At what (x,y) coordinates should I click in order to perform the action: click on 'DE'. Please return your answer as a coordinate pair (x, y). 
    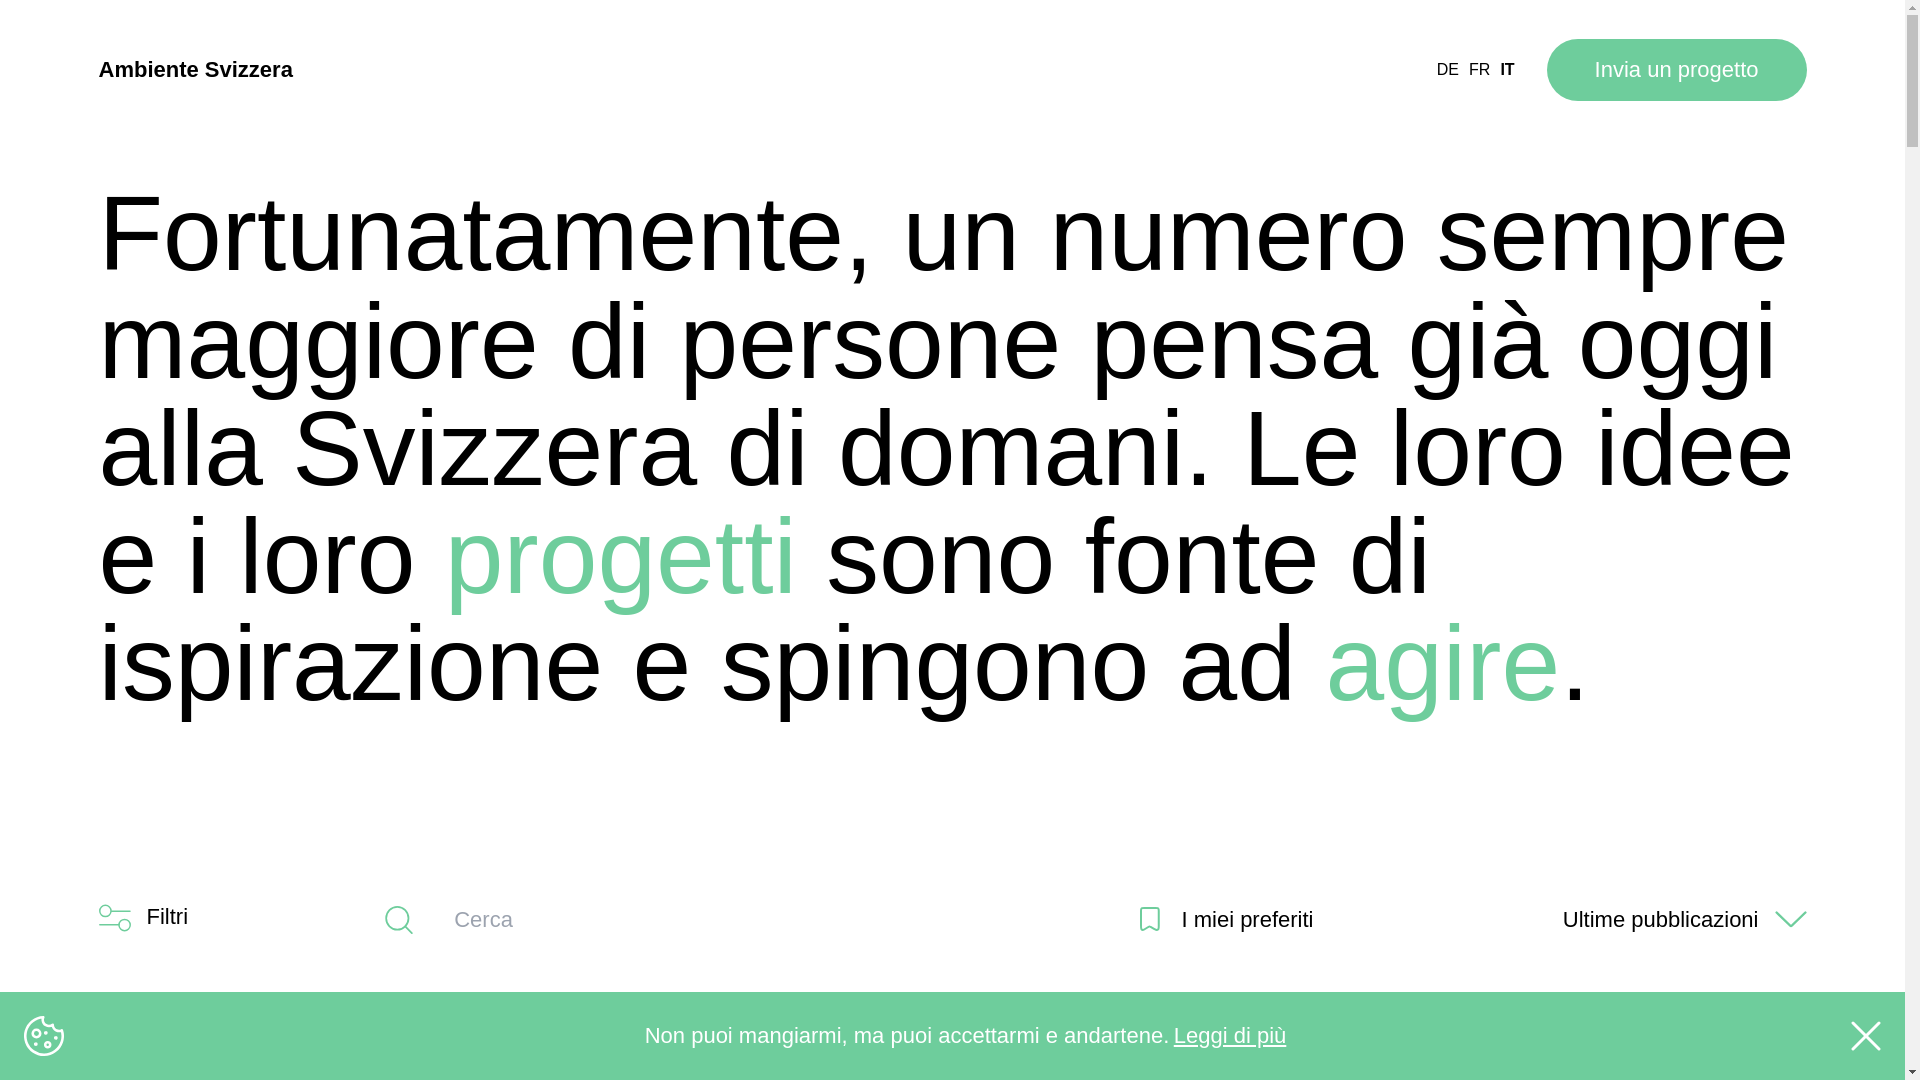
    Looking at the image, I should click on (1448, 68).